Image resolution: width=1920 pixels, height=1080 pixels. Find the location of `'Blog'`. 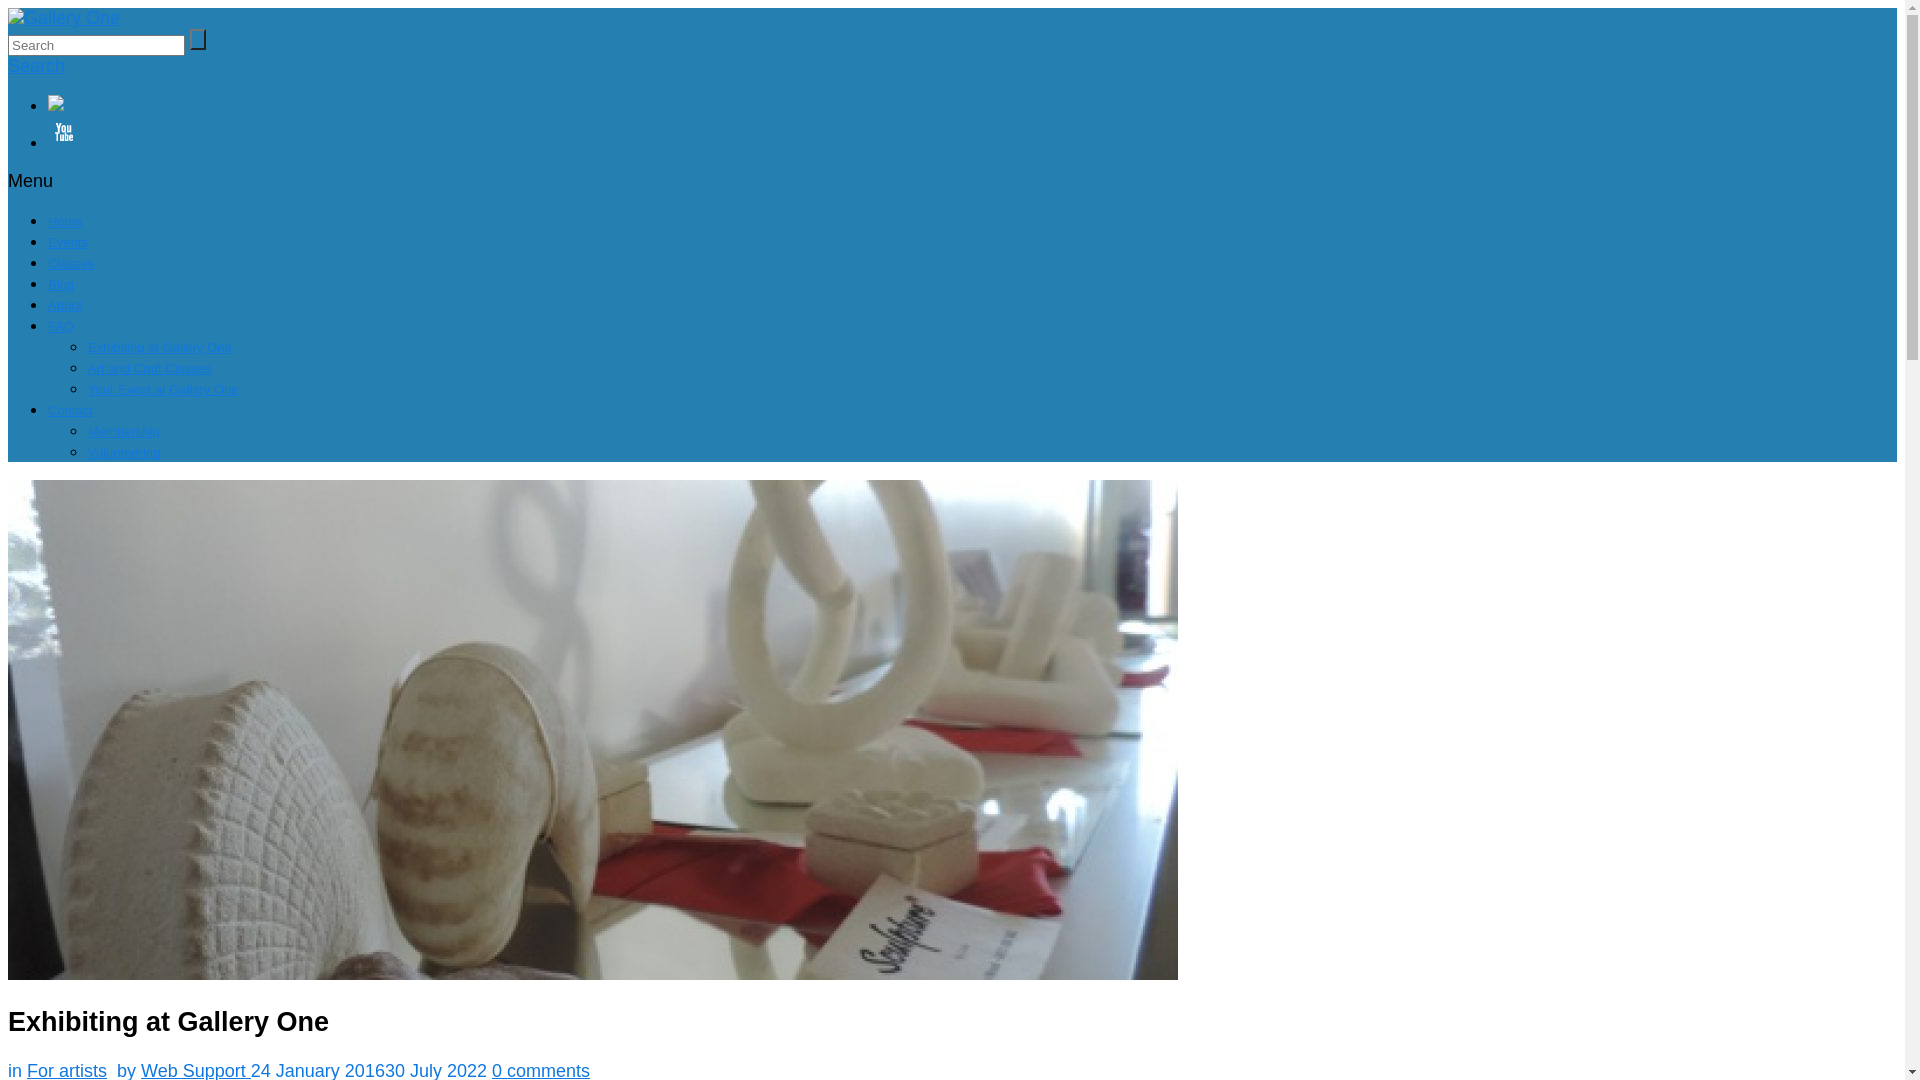

'Blog' is located at coordinates (61, 284).